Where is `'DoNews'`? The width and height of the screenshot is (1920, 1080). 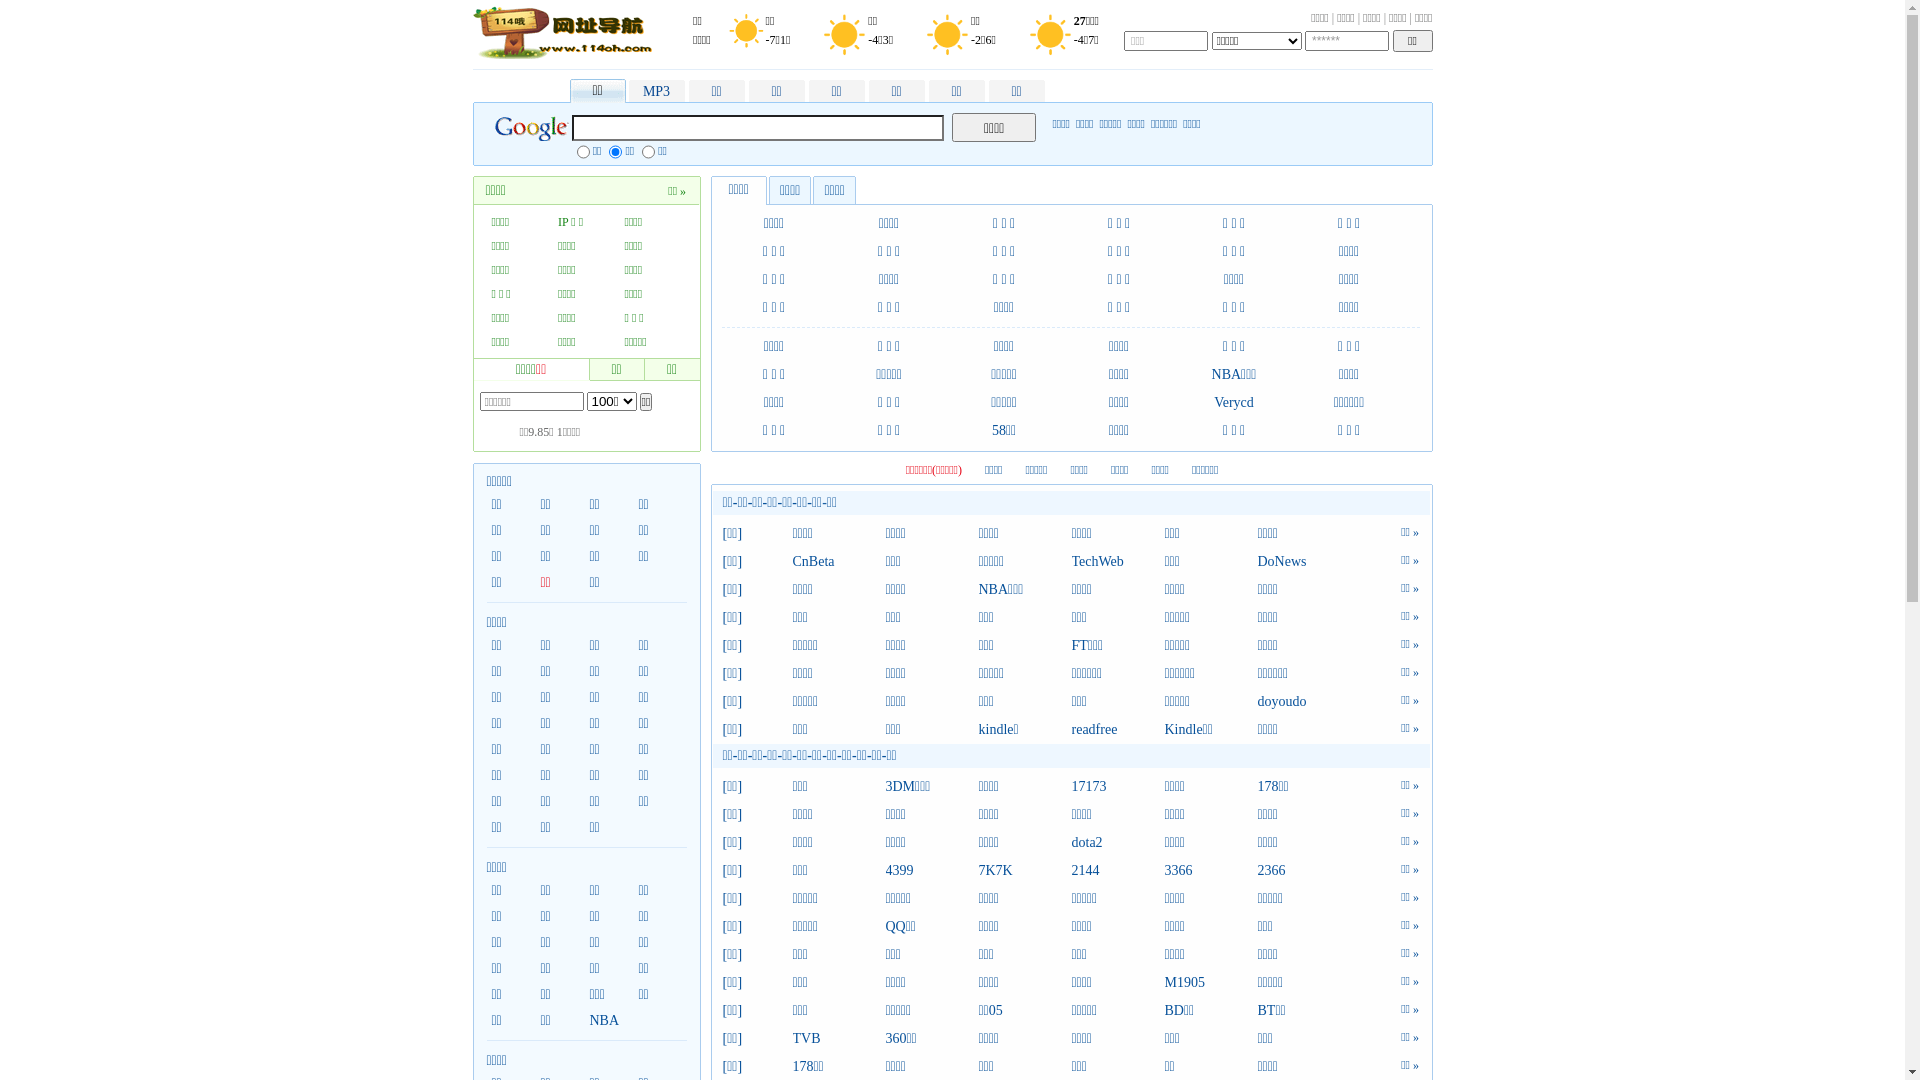 'DoNews' is located at coordinates (1304, 562).